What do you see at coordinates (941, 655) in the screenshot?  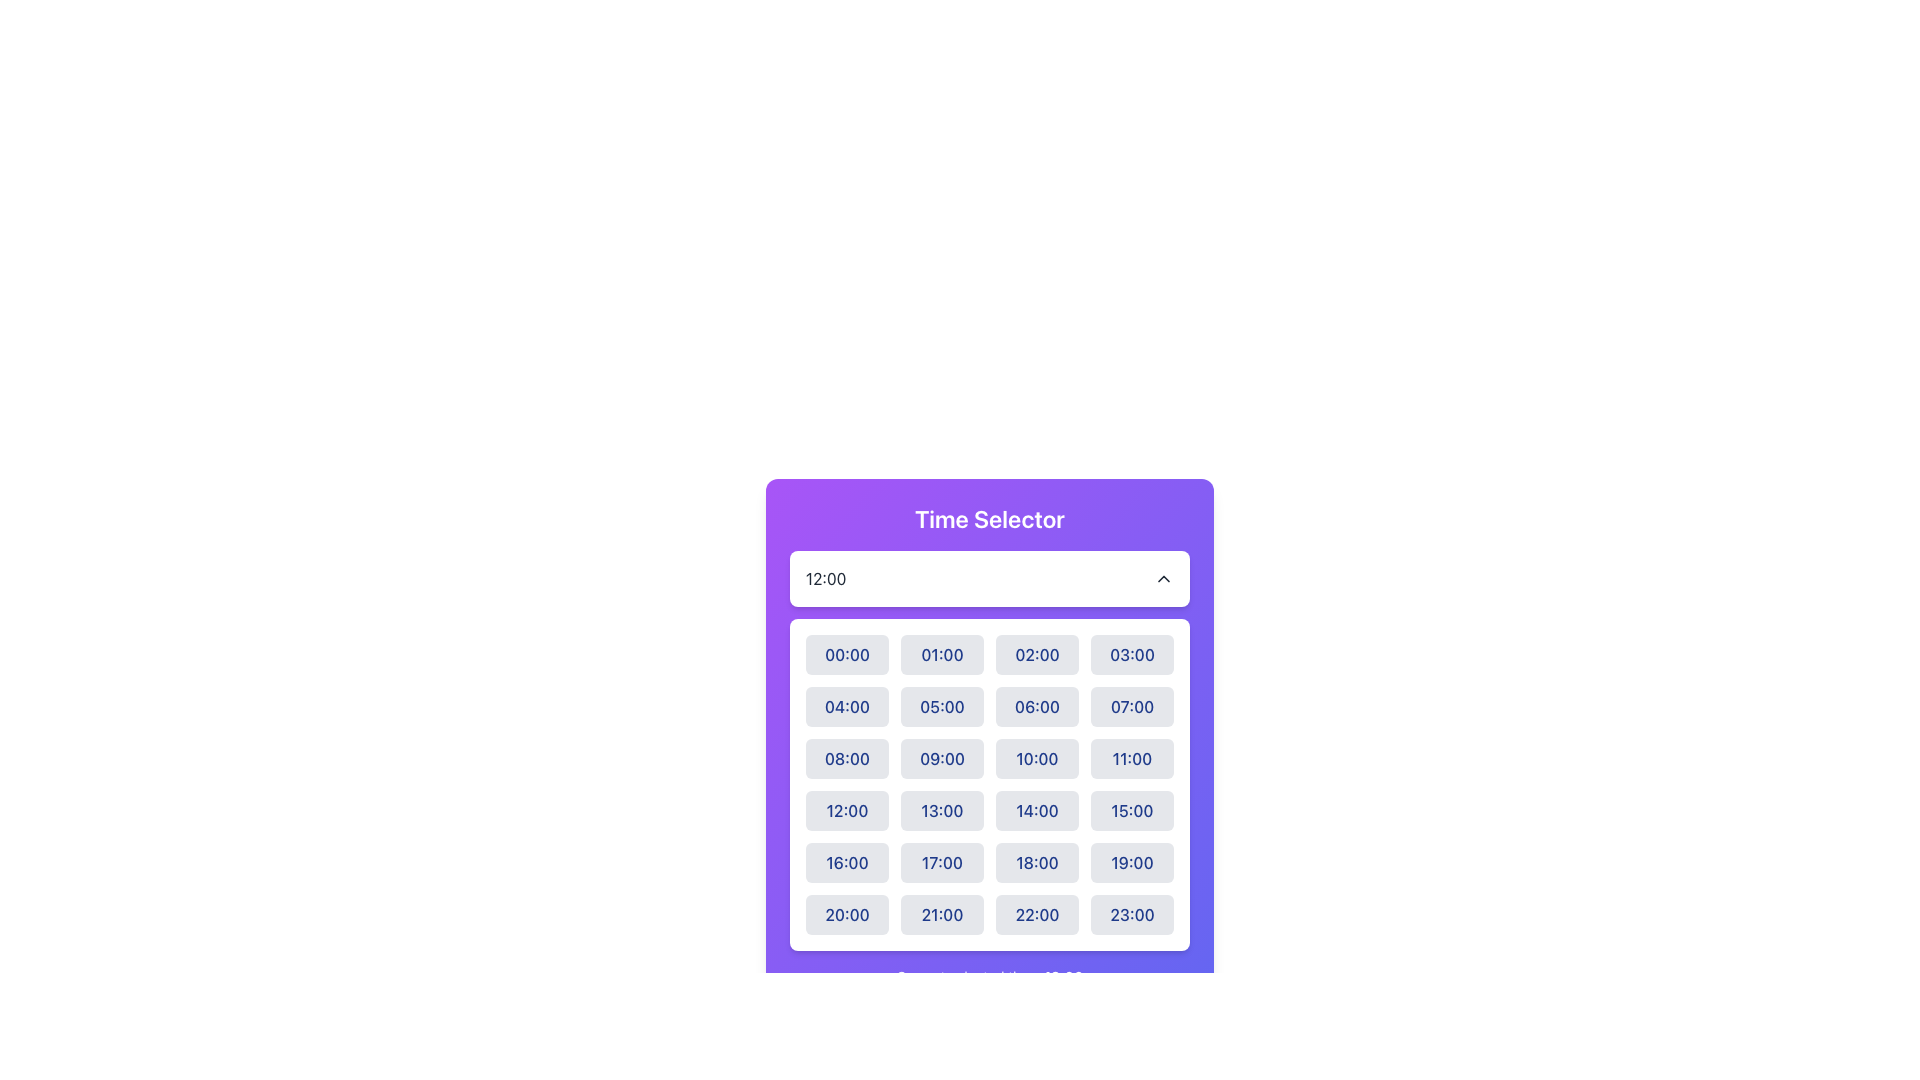 I see `the second button in the first row of the time selection grid` at bounding box center [941, 655].